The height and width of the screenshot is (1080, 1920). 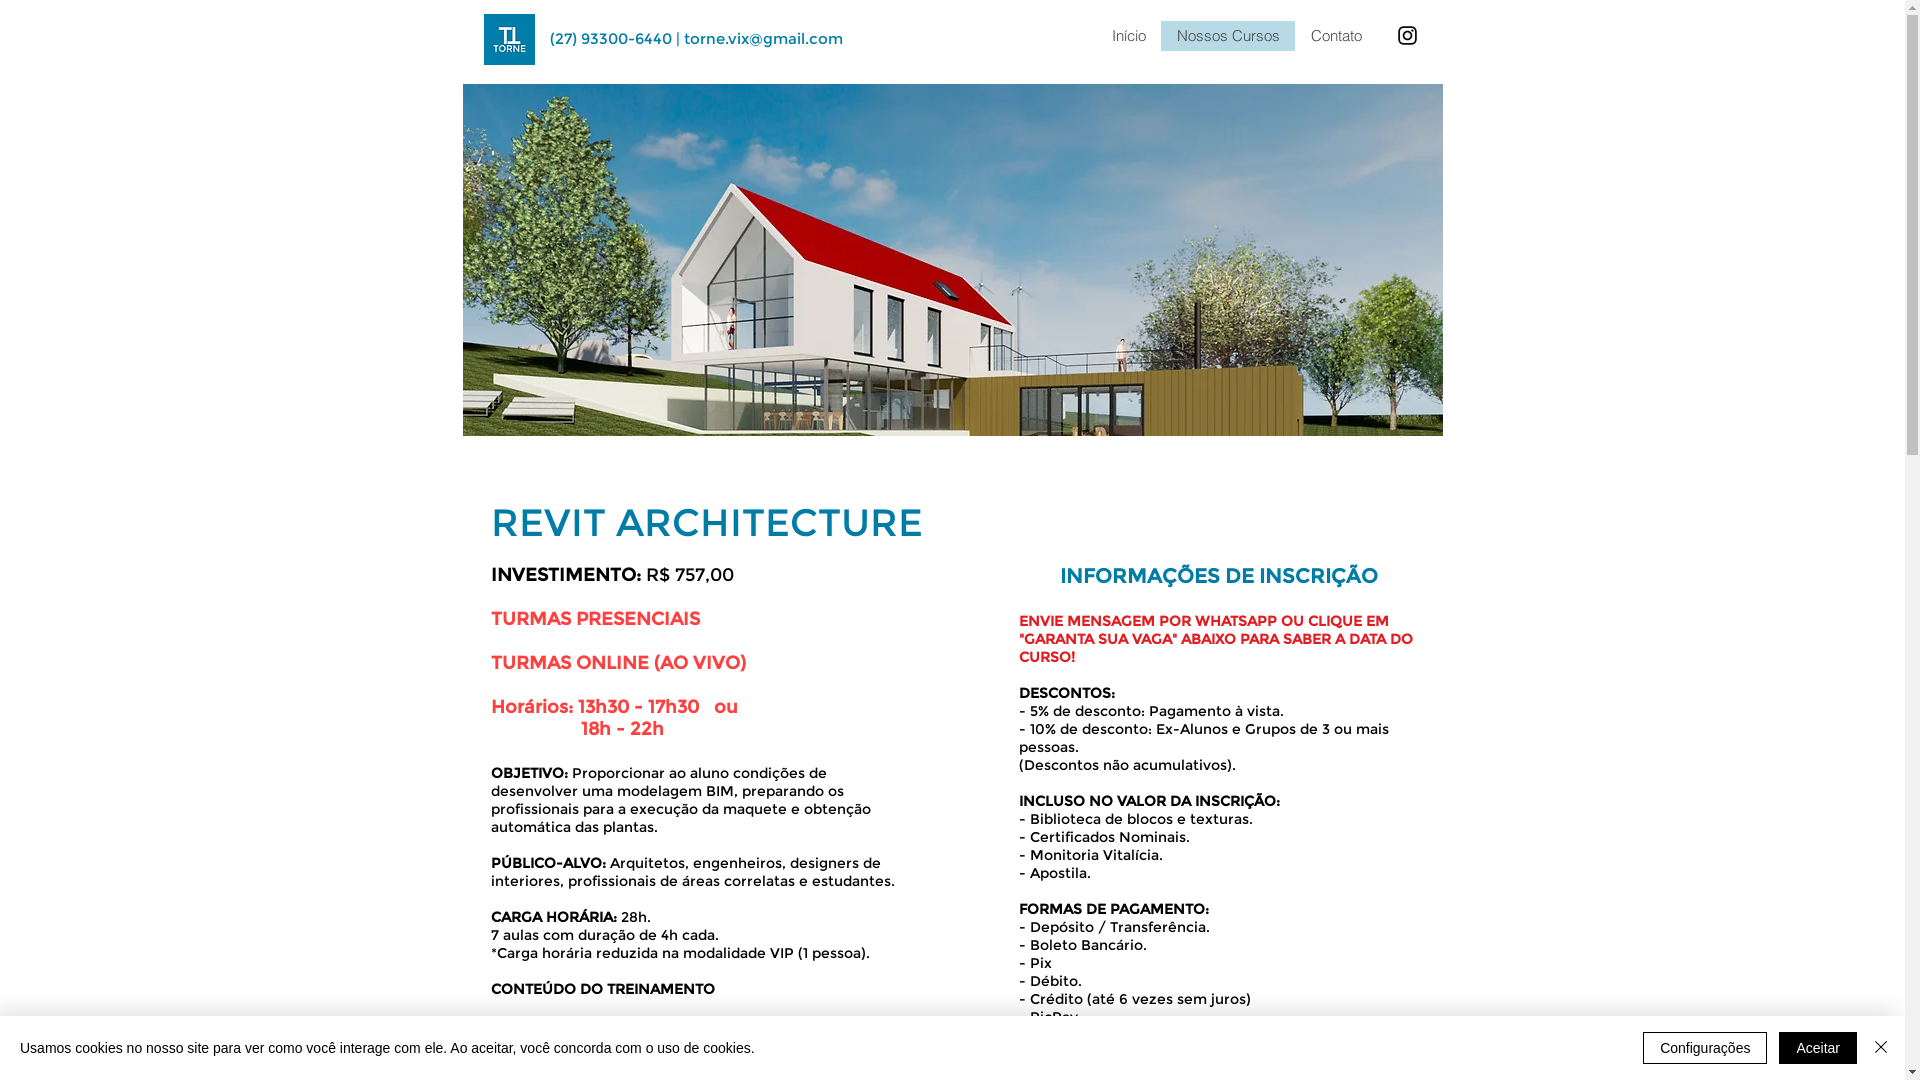 What do you see at coordinates (696, 38) in the screenshot?
I see `'(27) 93300-6440 | torne.vix@gmail.com'` at bounding box center [696, 38].